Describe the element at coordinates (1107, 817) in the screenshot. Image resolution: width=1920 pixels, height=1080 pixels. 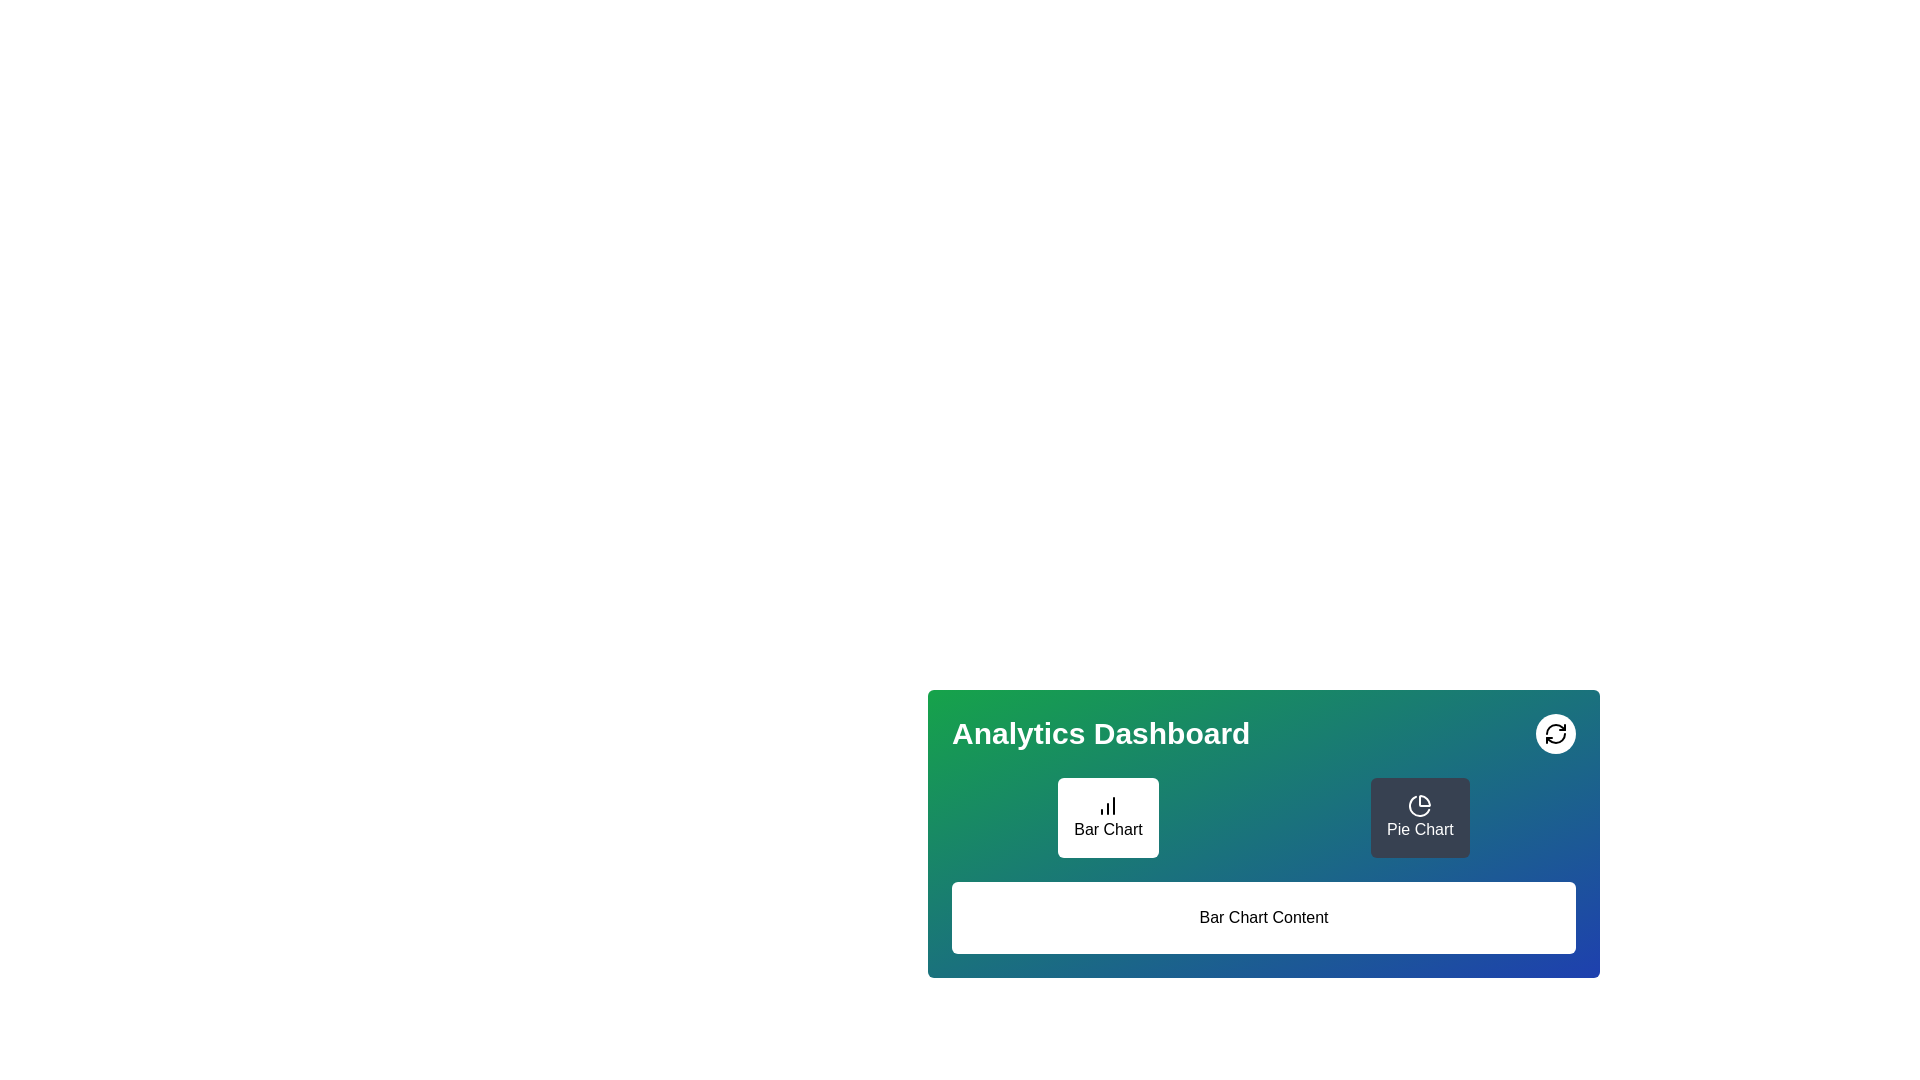
I see `the 'Bar Chart' button, which is a rectangular button with rounded corners located below the 'Analytics Dashboard' heading, to switch to the bar chart view` at that location.